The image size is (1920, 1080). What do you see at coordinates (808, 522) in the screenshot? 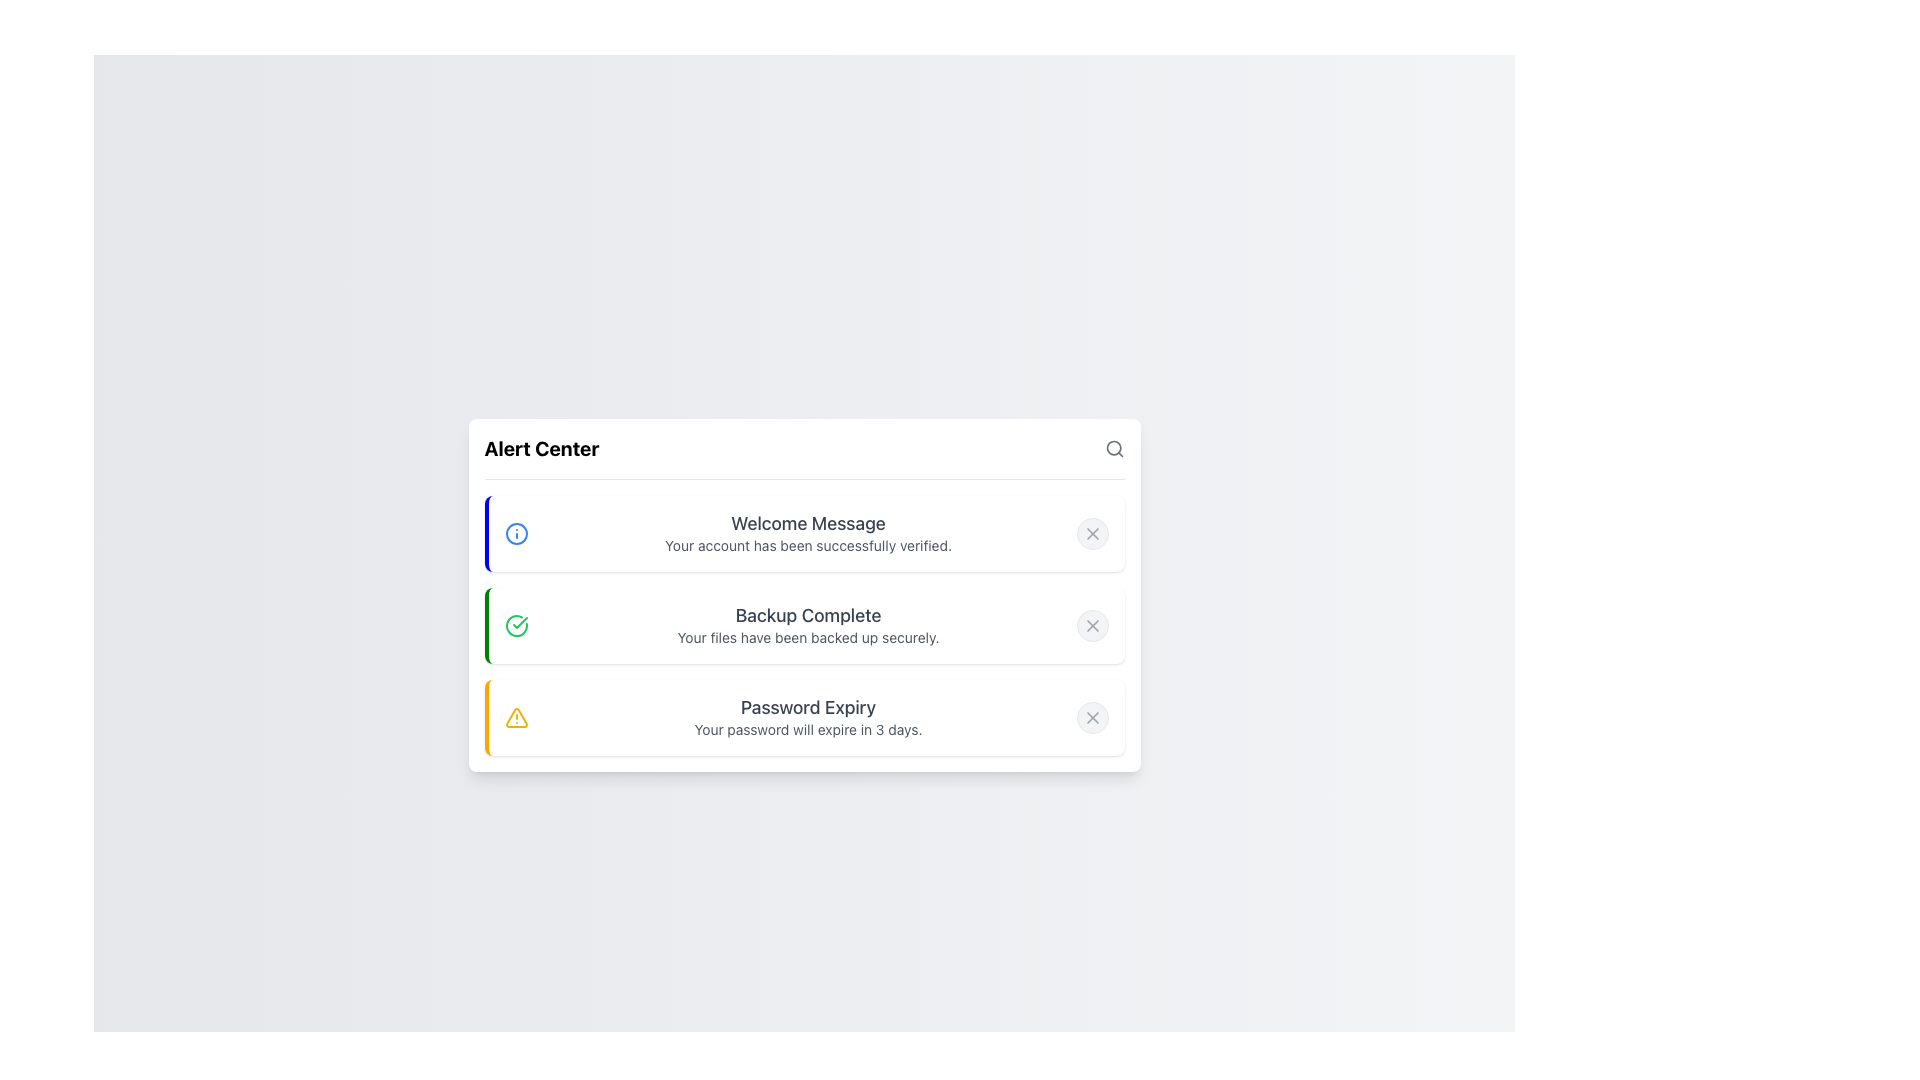
I see `the 'Welcome Message' text label located at the top of the notification card in the 'Alert Center' section` at bounding box center [808, 522].